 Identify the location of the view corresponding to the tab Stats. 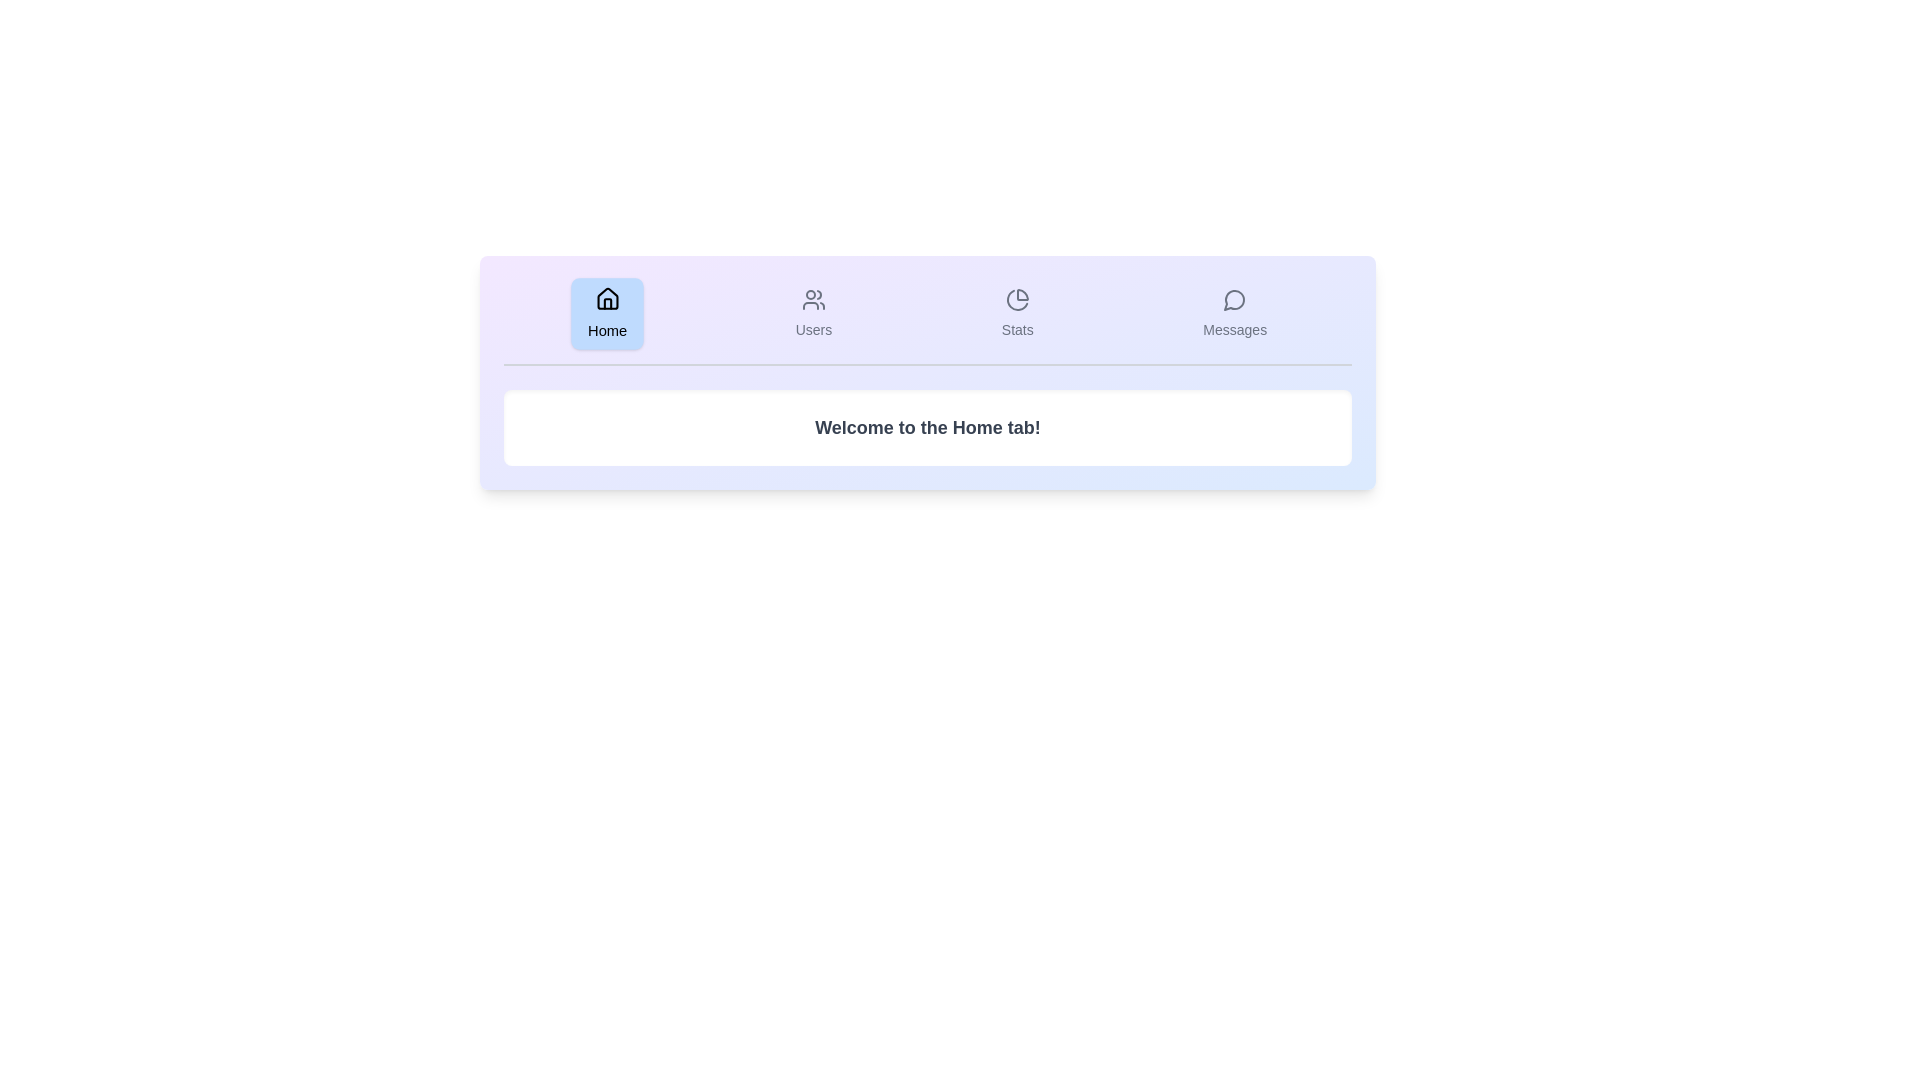
(1017, 313).